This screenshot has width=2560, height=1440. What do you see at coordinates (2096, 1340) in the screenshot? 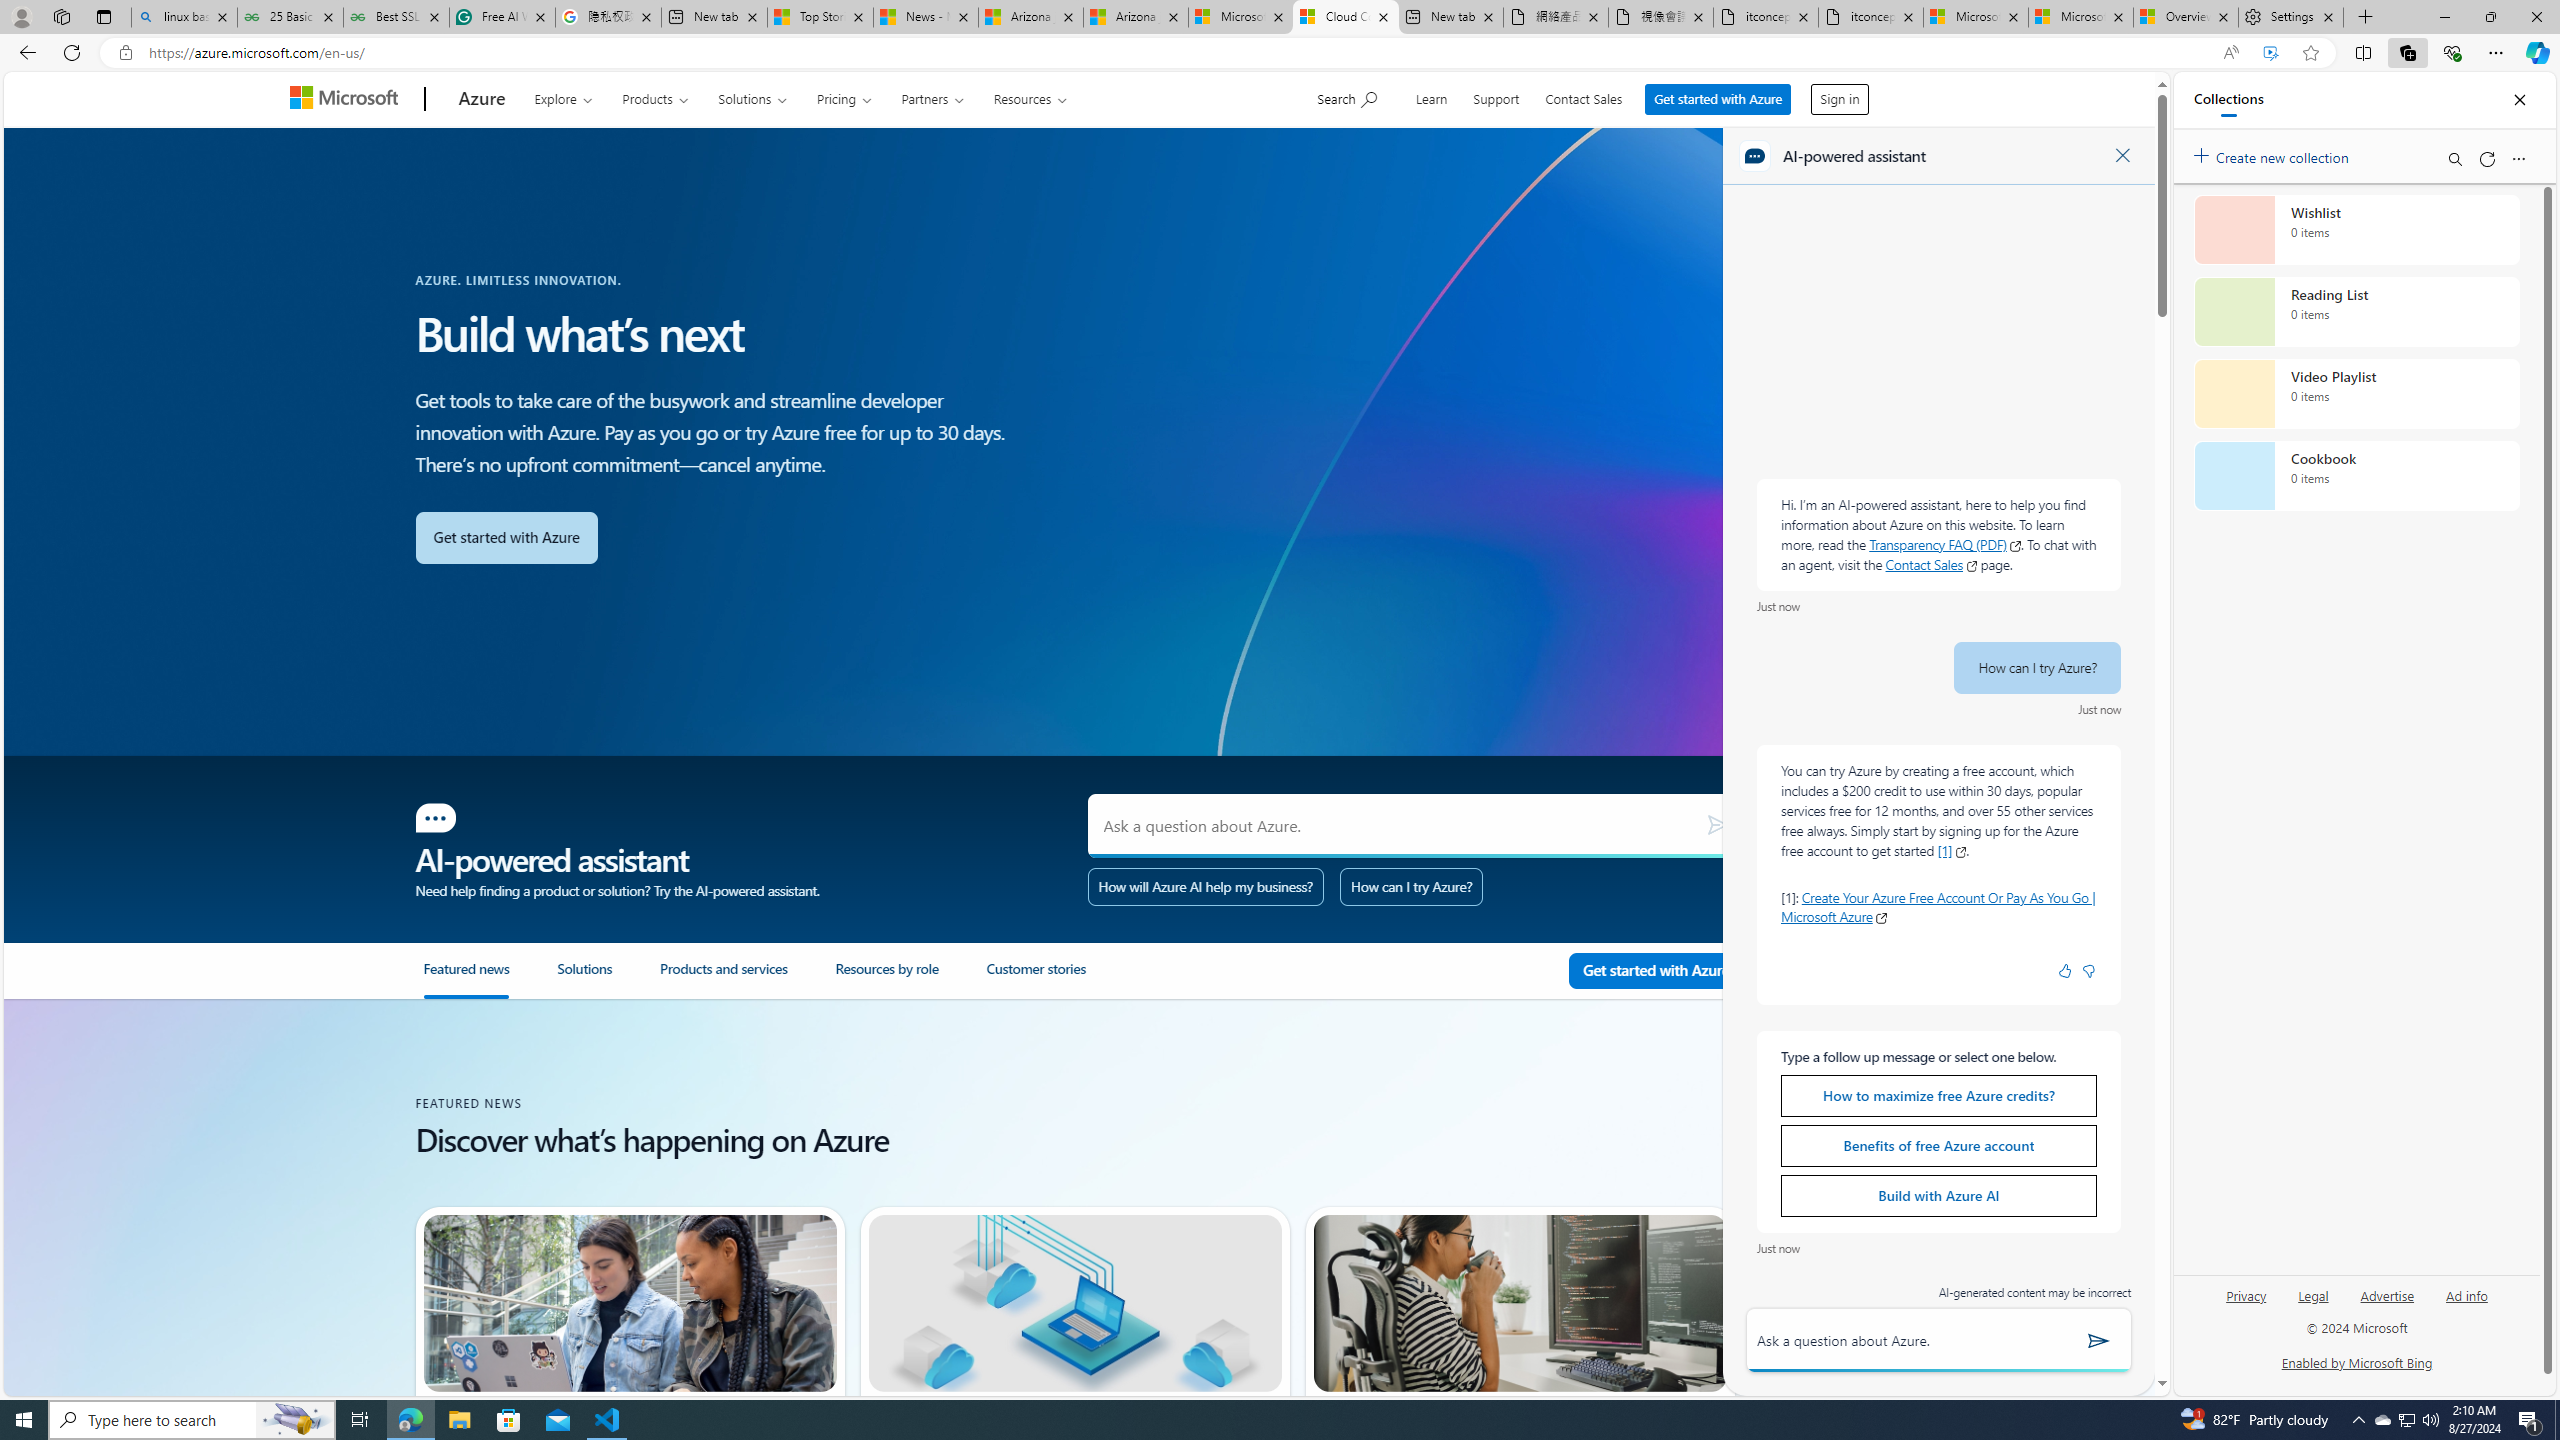
I see `'Send'` at bounding box center [2096, 1340].